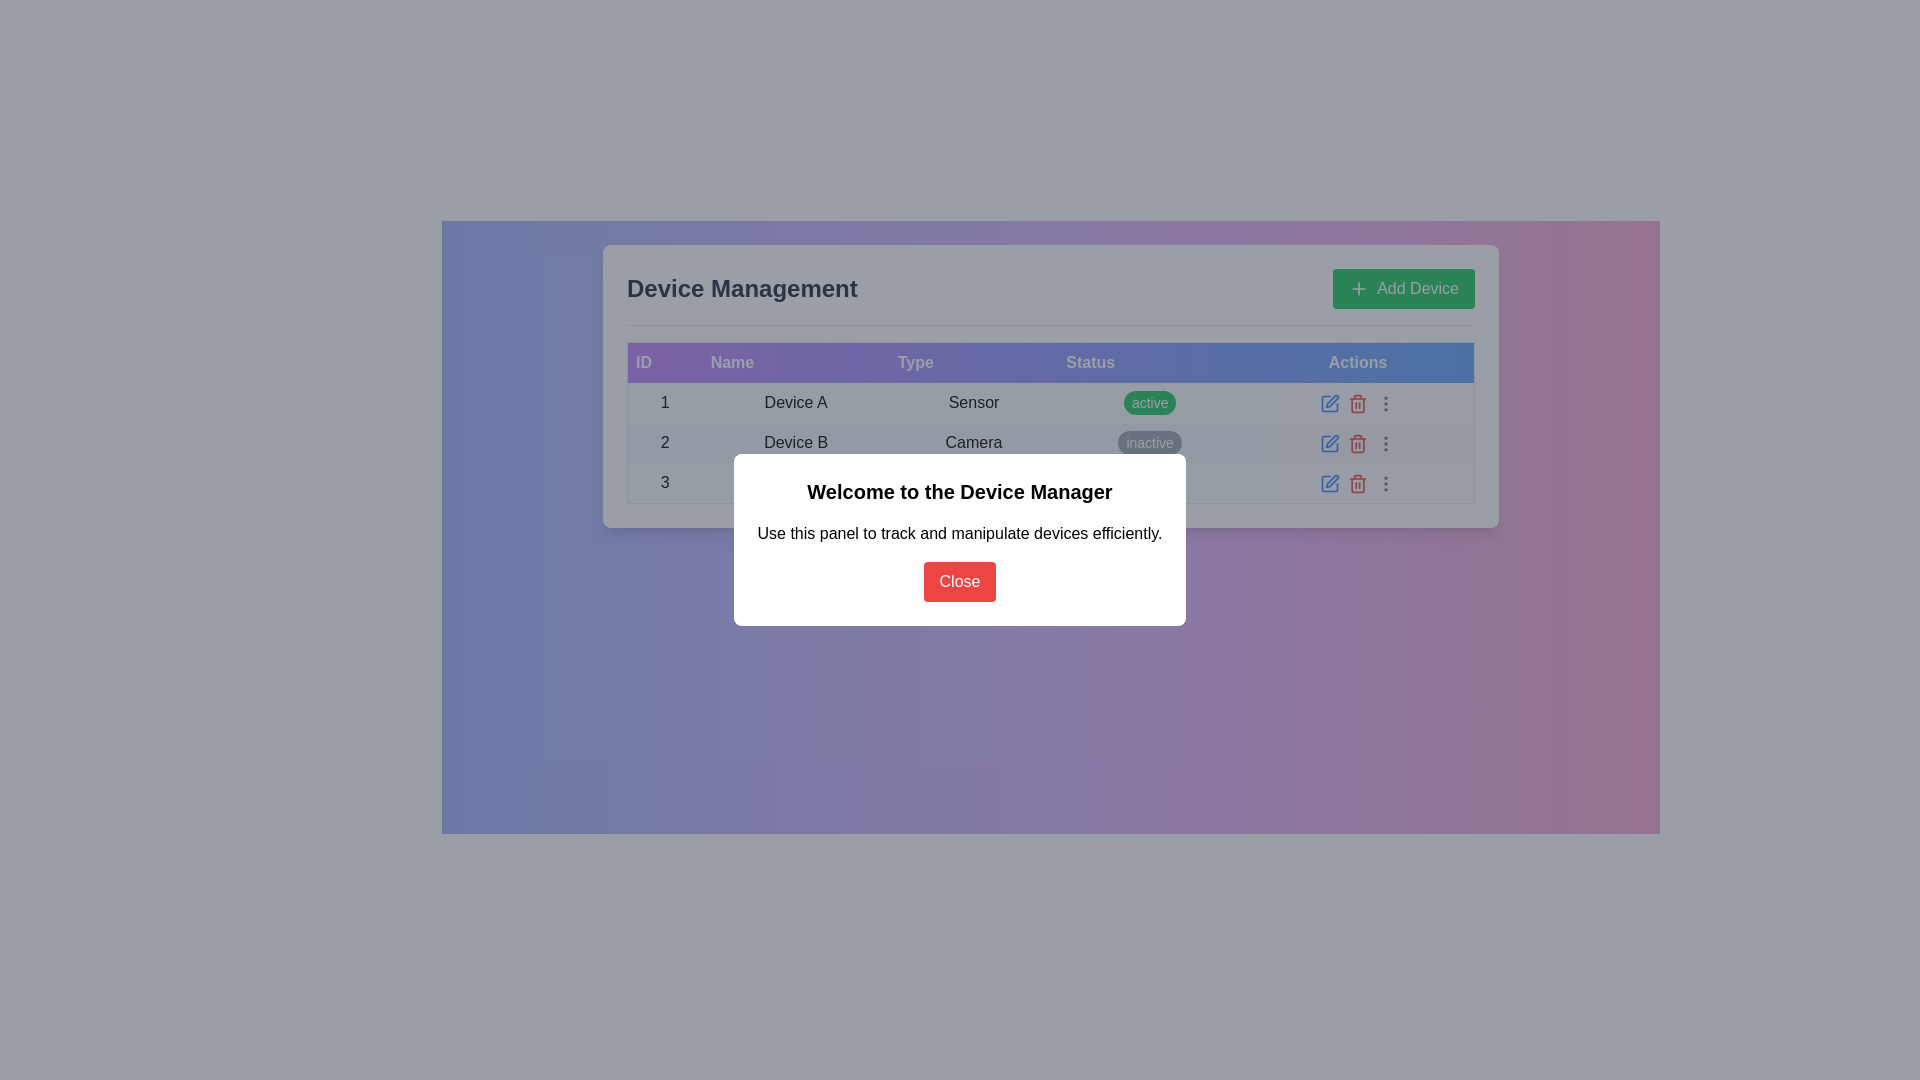 The width and height of the screenshot is (1920, 1080). Describe the element at coordinates (1358, 442) in the screenshot. I see `the red trash bin icon located in the middle of the 'Actions' column in the second row of the data table, corresponding to 'Device B'` at that location.